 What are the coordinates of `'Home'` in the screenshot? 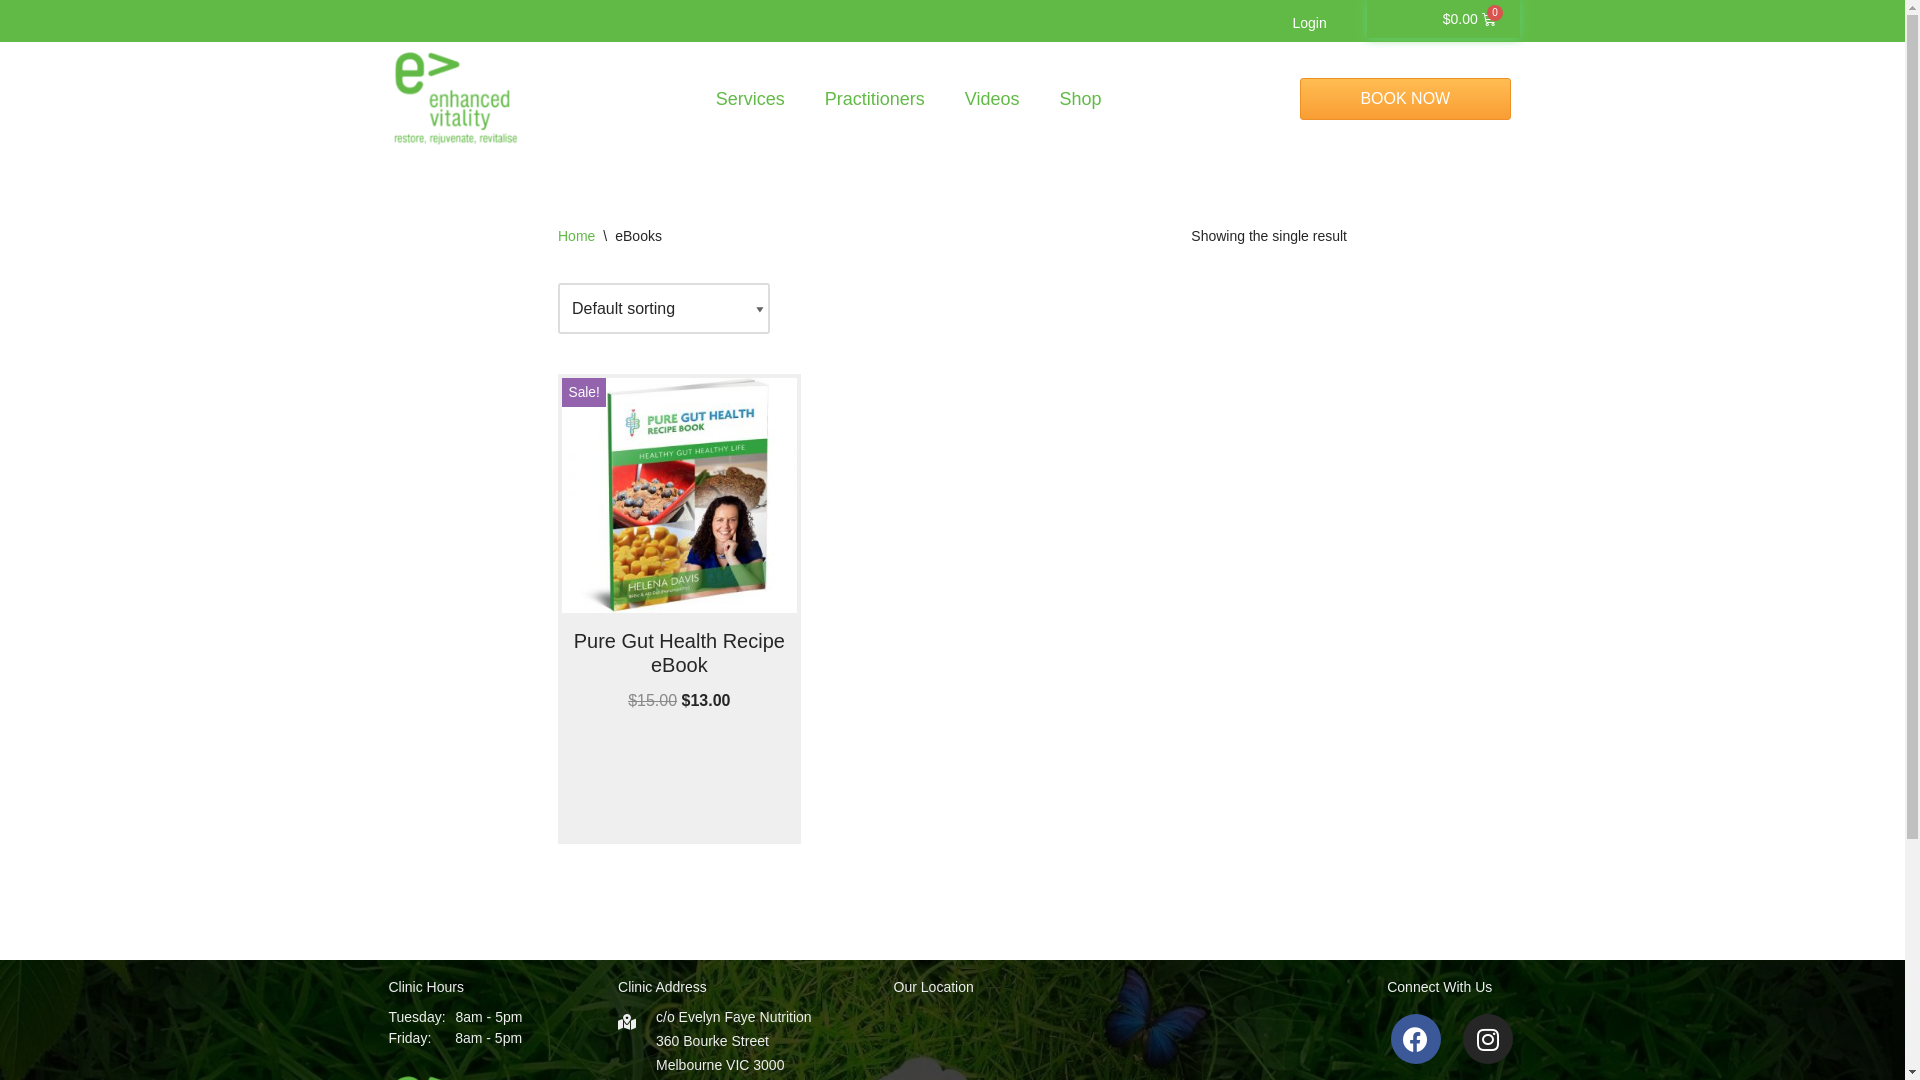 It's located at (575, 234).